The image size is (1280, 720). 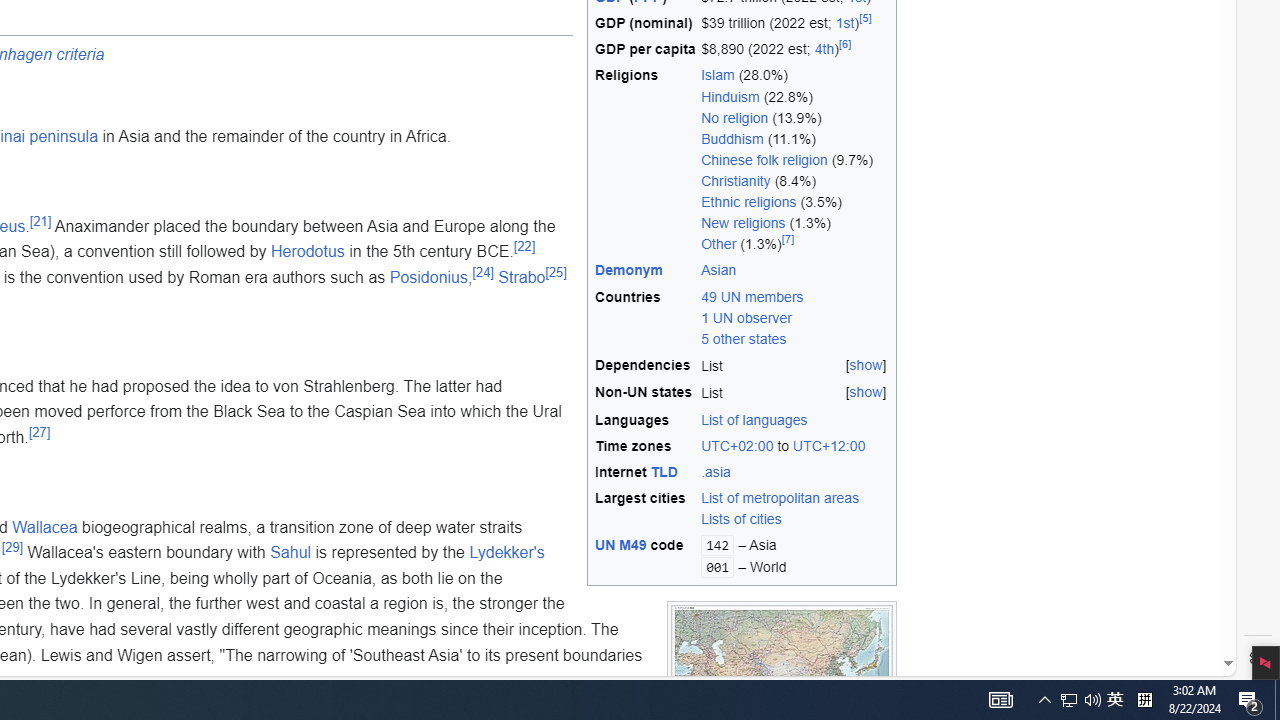 What do you see at coordinates (716, 472) in the screenshot?
I see `'.asia'` at bounding box center [716, 472].